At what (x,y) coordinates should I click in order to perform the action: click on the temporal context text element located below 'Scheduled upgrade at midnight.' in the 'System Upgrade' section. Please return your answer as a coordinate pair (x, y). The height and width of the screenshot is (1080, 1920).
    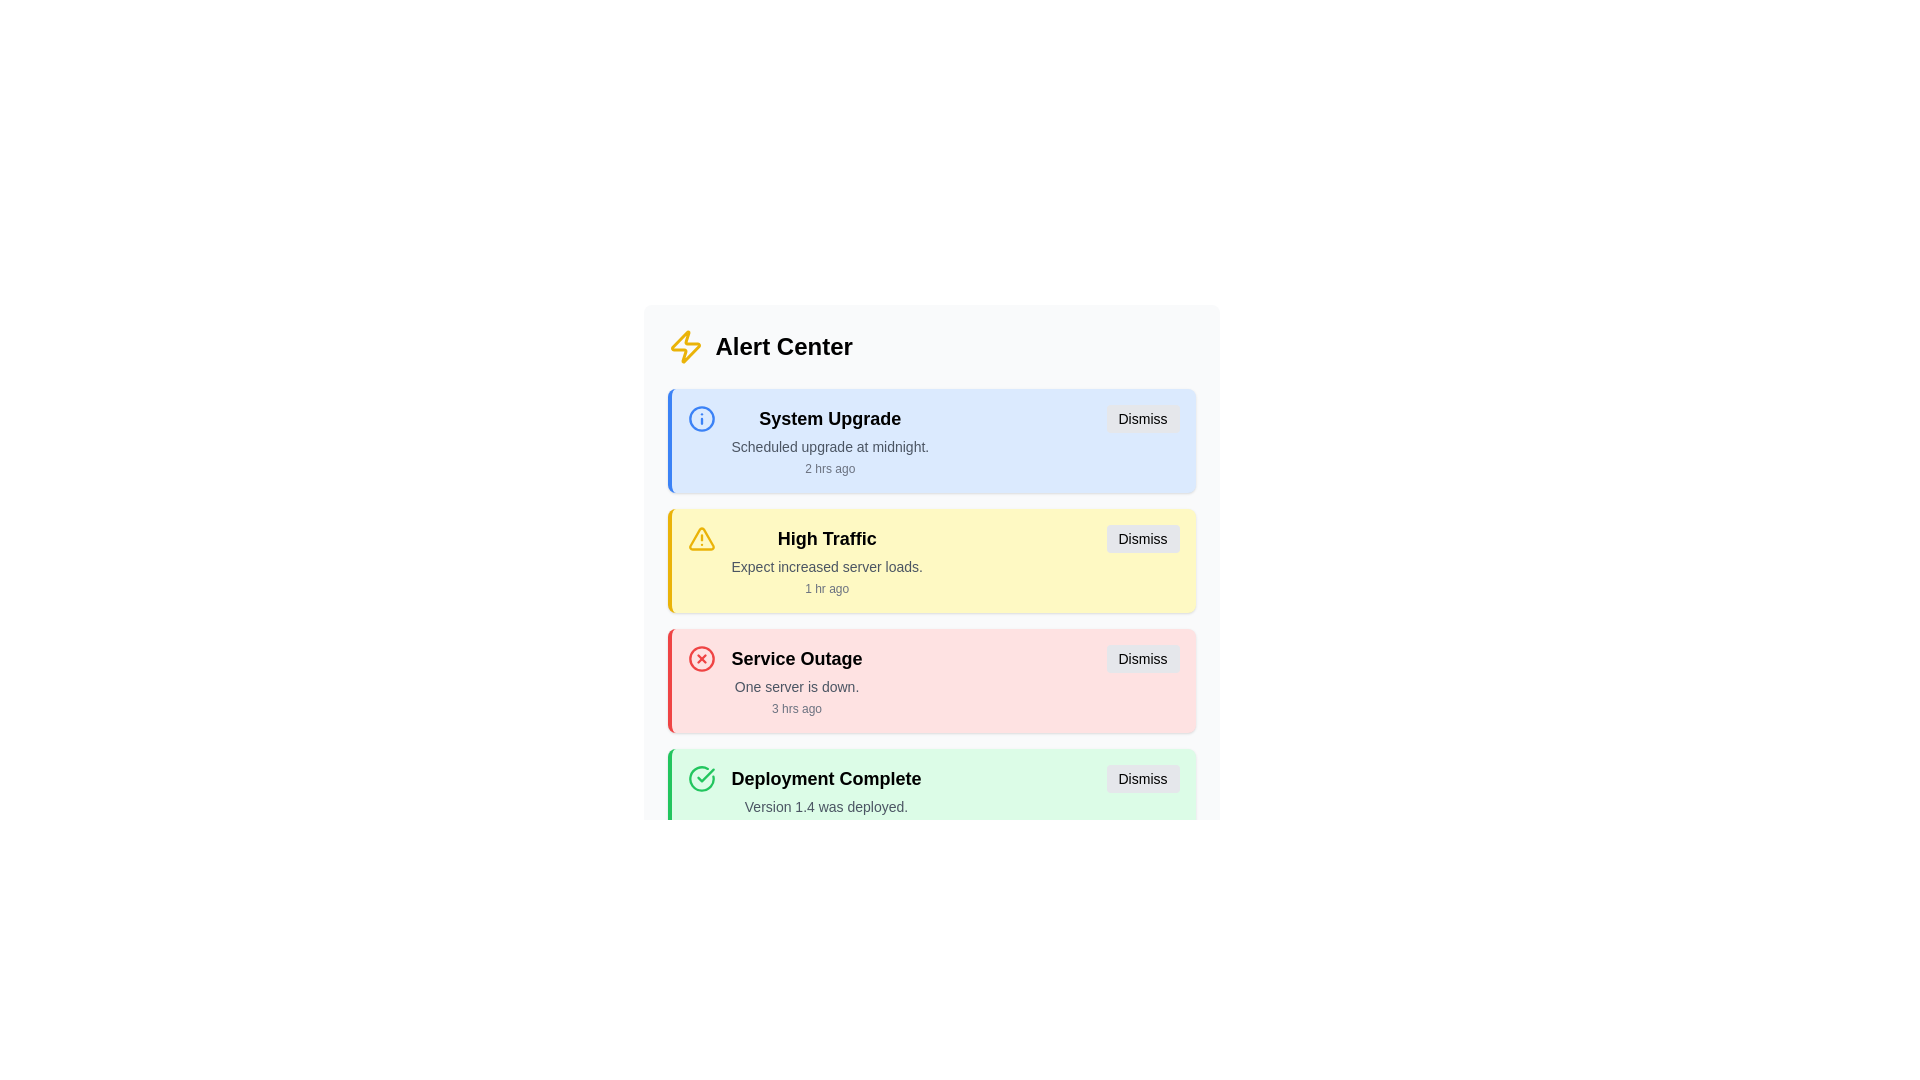
    Looking at the image, I should click on (830, 469).